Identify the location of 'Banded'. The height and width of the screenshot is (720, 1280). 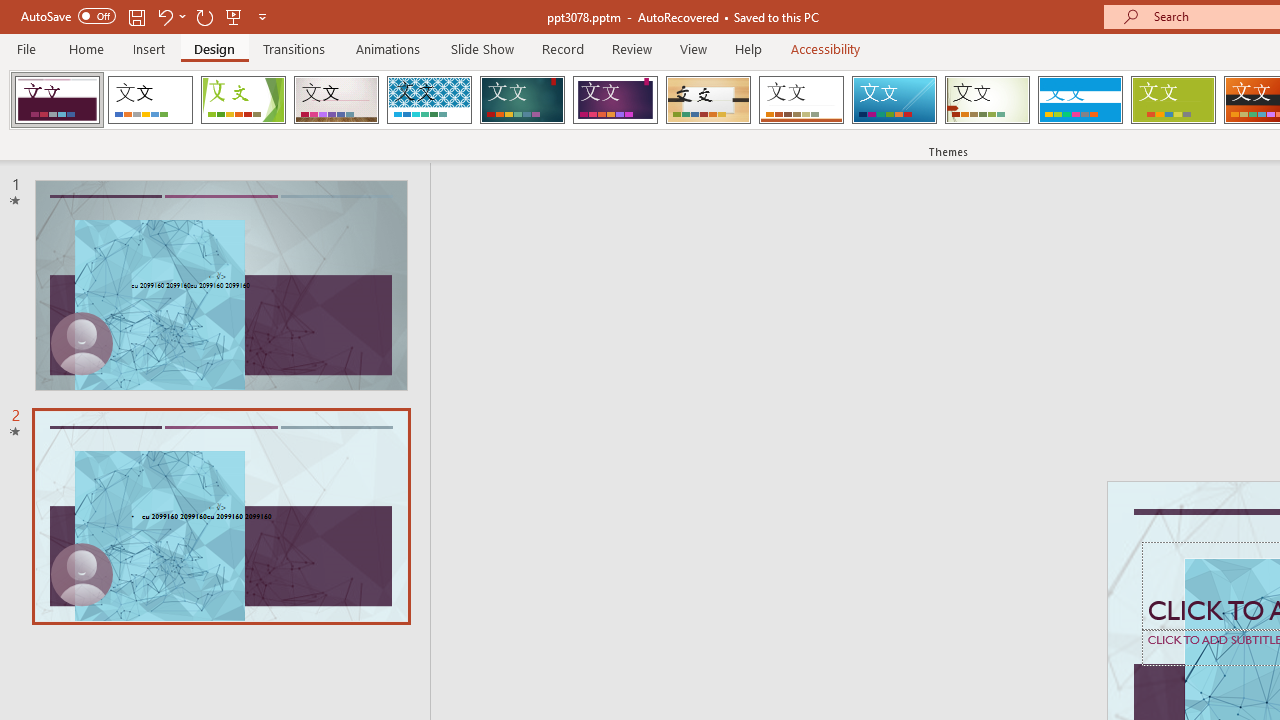
(1079, 100).